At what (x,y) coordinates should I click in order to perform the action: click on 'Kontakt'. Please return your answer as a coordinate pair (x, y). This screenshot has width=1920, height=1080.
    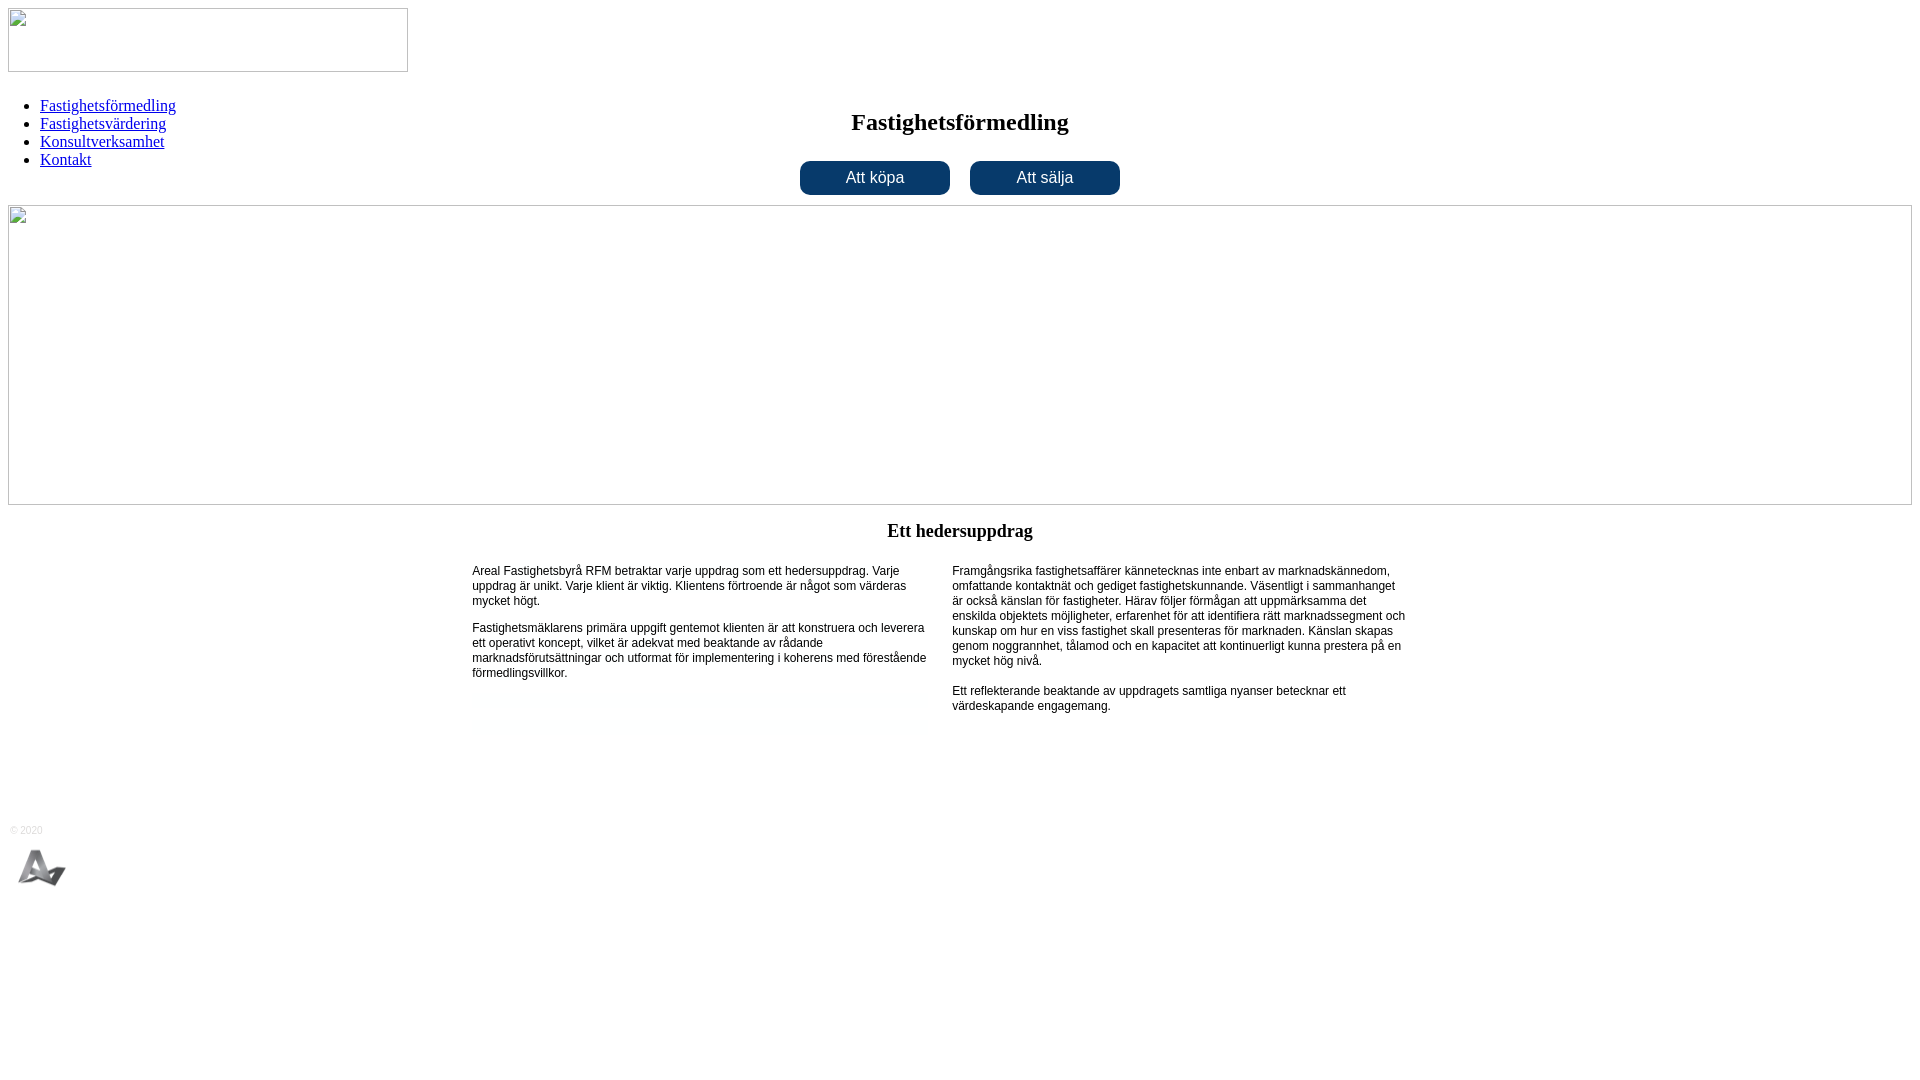
    Looking at the image, I should click on (66, 158).